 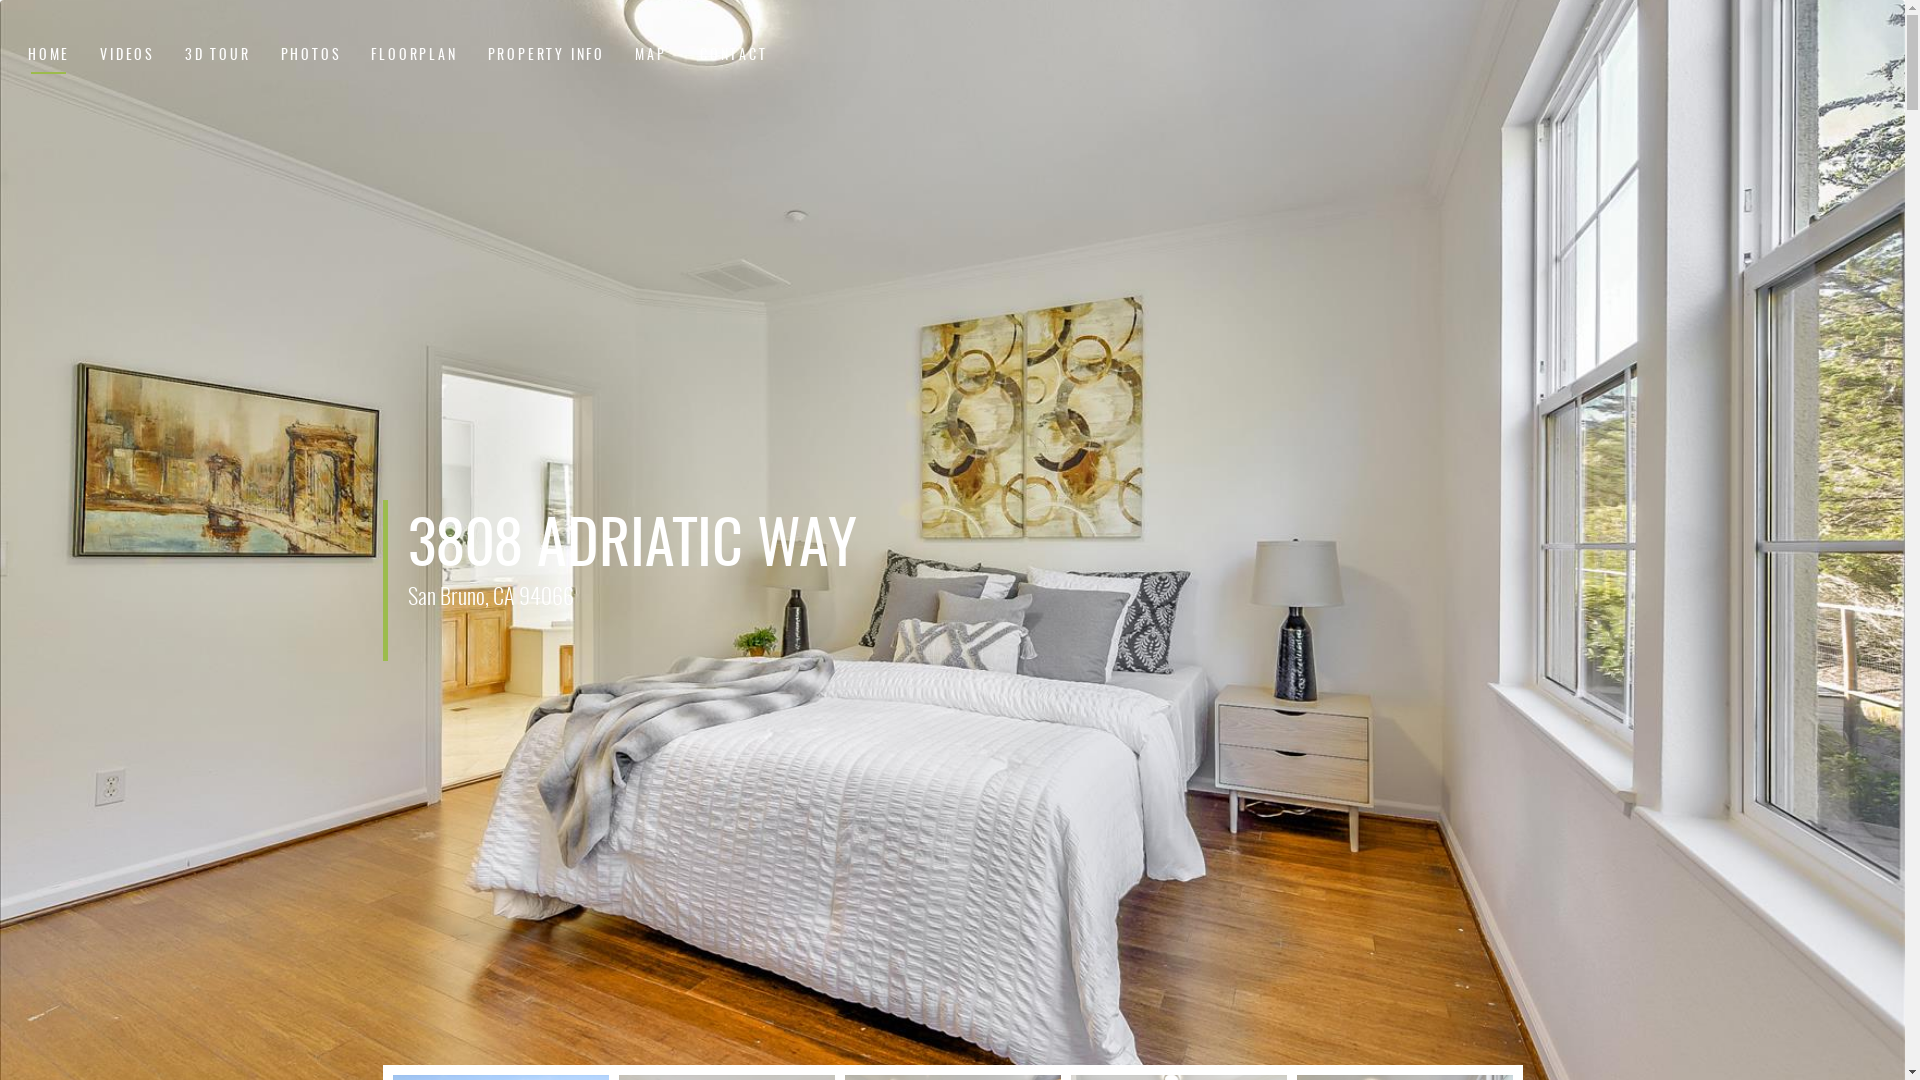 What do you see at coordinates (488, 56) in the screenshot?
I see `'PROPERTY INFO'` at bounding box center [488, 56].